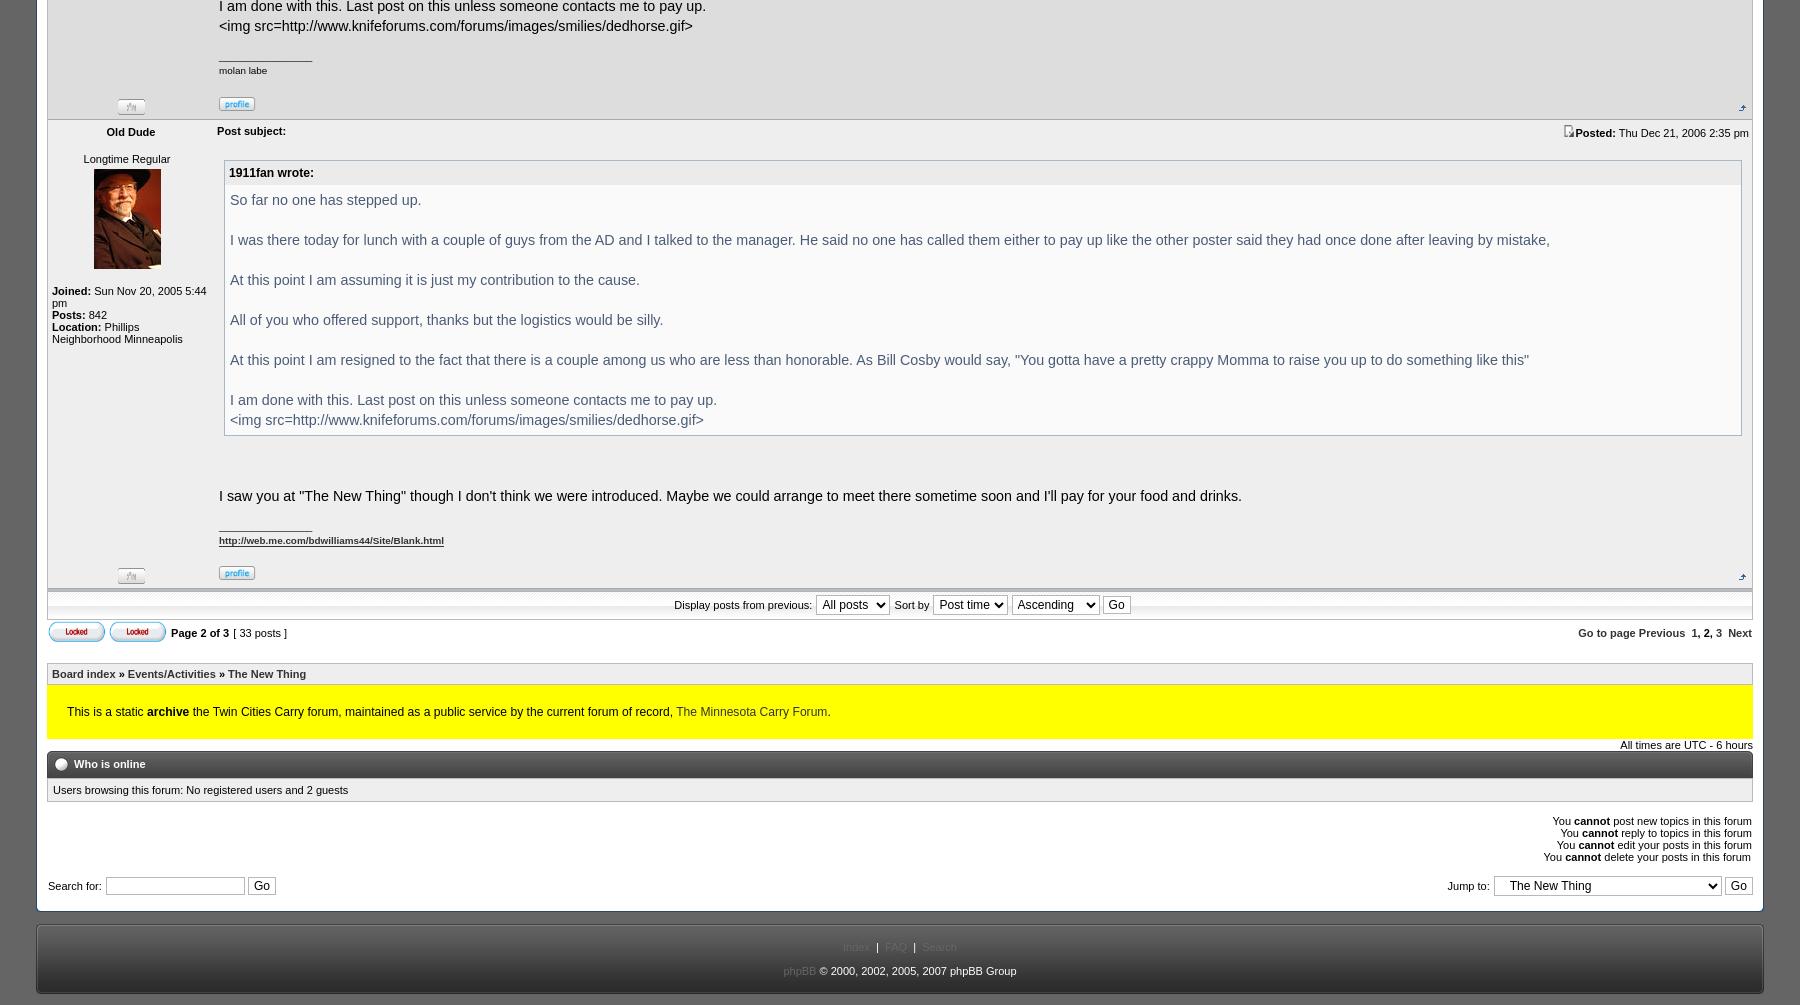 This screenshot has height=1005, width=1800. Describe the element at coordinates (70, 289) in the screenshot. I see `'Joined:'` at that location.